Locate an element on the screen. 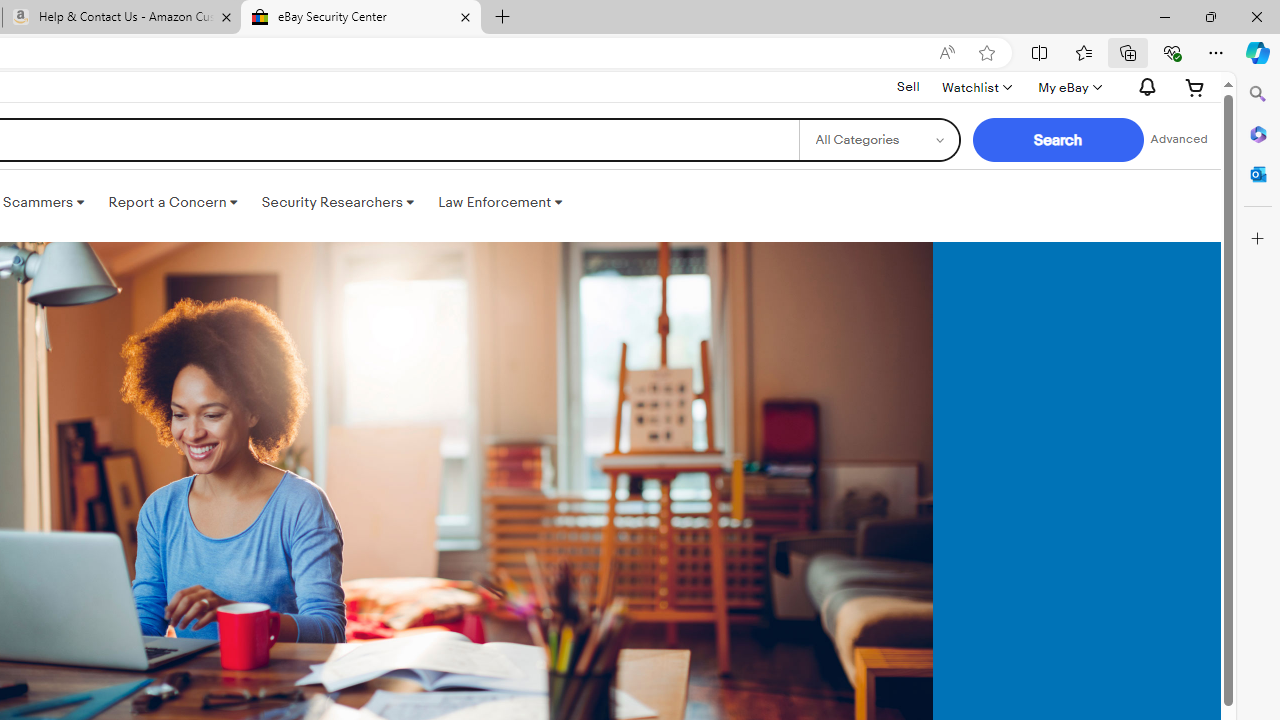 Image resolution: width=1280 pixels, height=720 pixels. 'AutomationID: gh-eb-Alerts' is located at coordinates (1144, 86).